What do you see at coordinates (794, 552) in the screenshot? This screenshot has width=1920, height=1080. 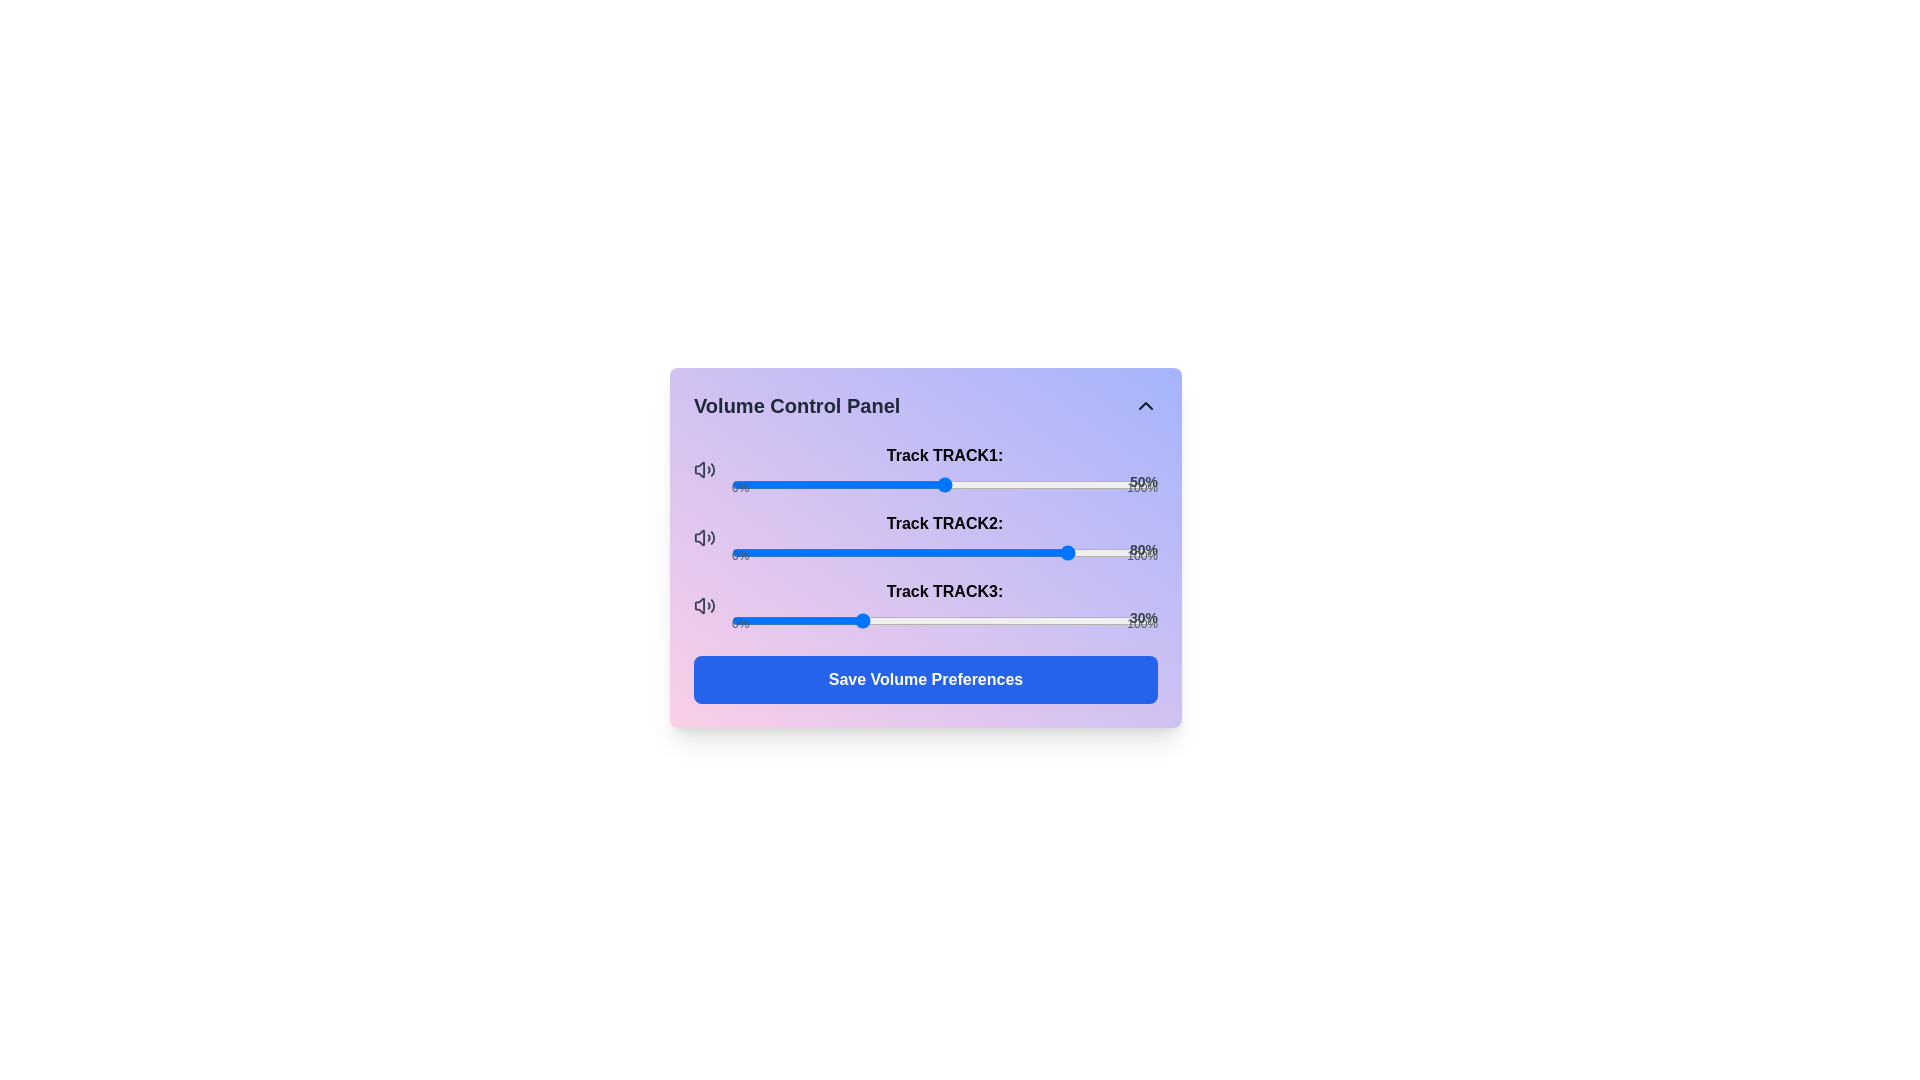 I see `the volume level` at bounding box center [794, 552].